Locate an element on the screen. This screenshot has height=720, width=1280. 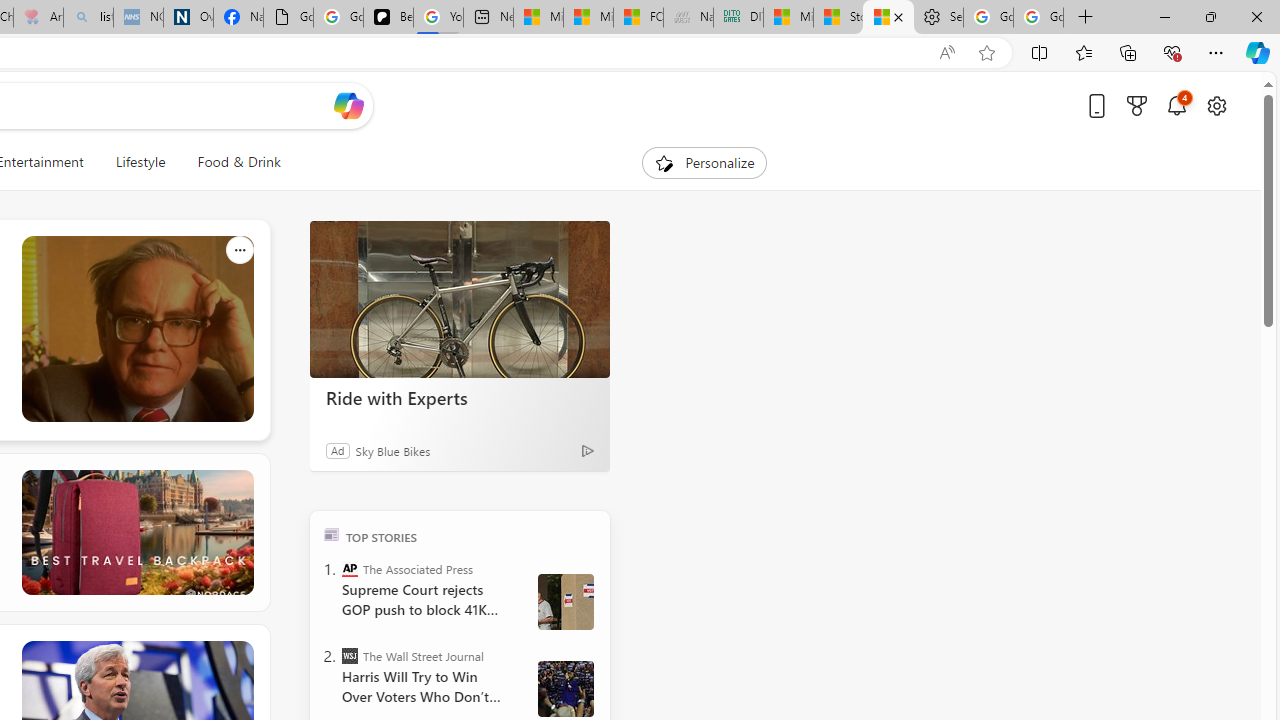
'Lifestyle' is located at coordinates (139, 162).